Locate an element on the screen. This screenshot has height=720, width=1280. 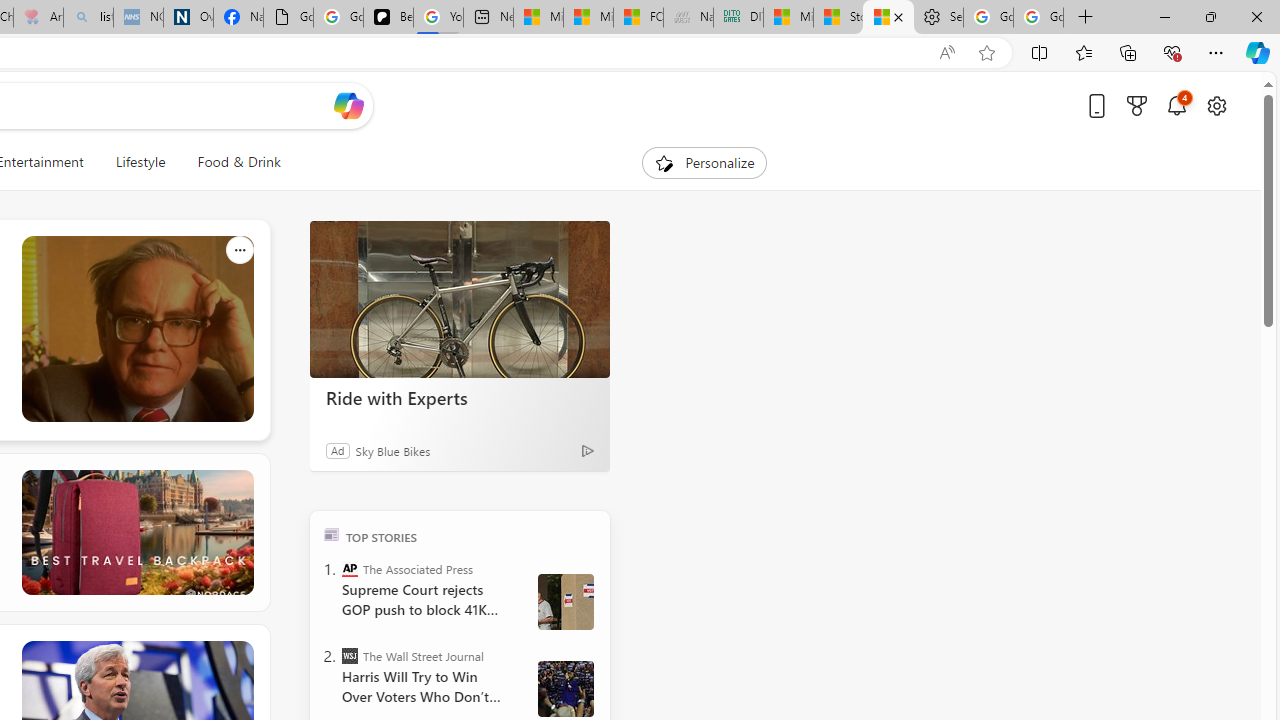
'Lifestyle' is located at coordinates (139, 162).